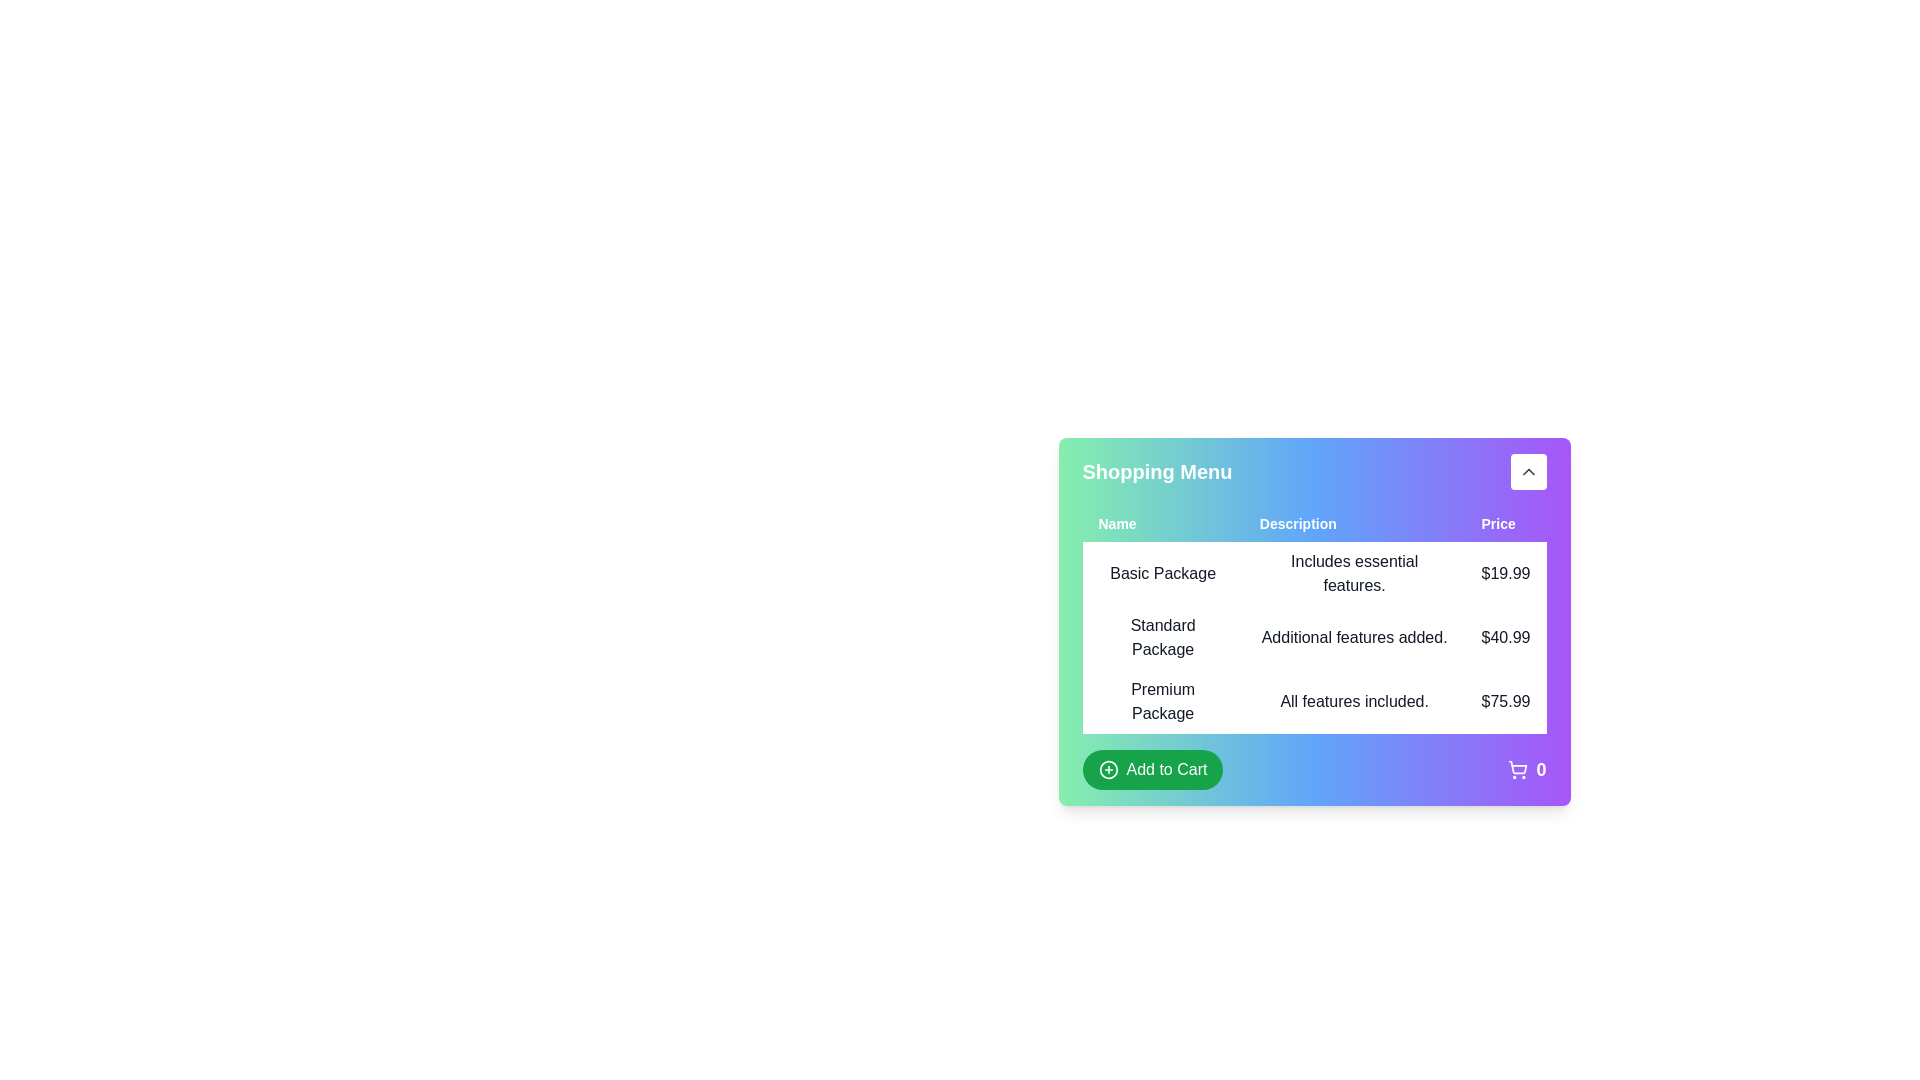 This screenshot has height=1080, width=1920. What do you see at coordinates (1314, 523) in the screenshot?
I see `the table header row, which labels the columns 'Name', 'Description', and 'Price', to use it as a guide for understanding the table data below` at bounding box center [1314, 523].